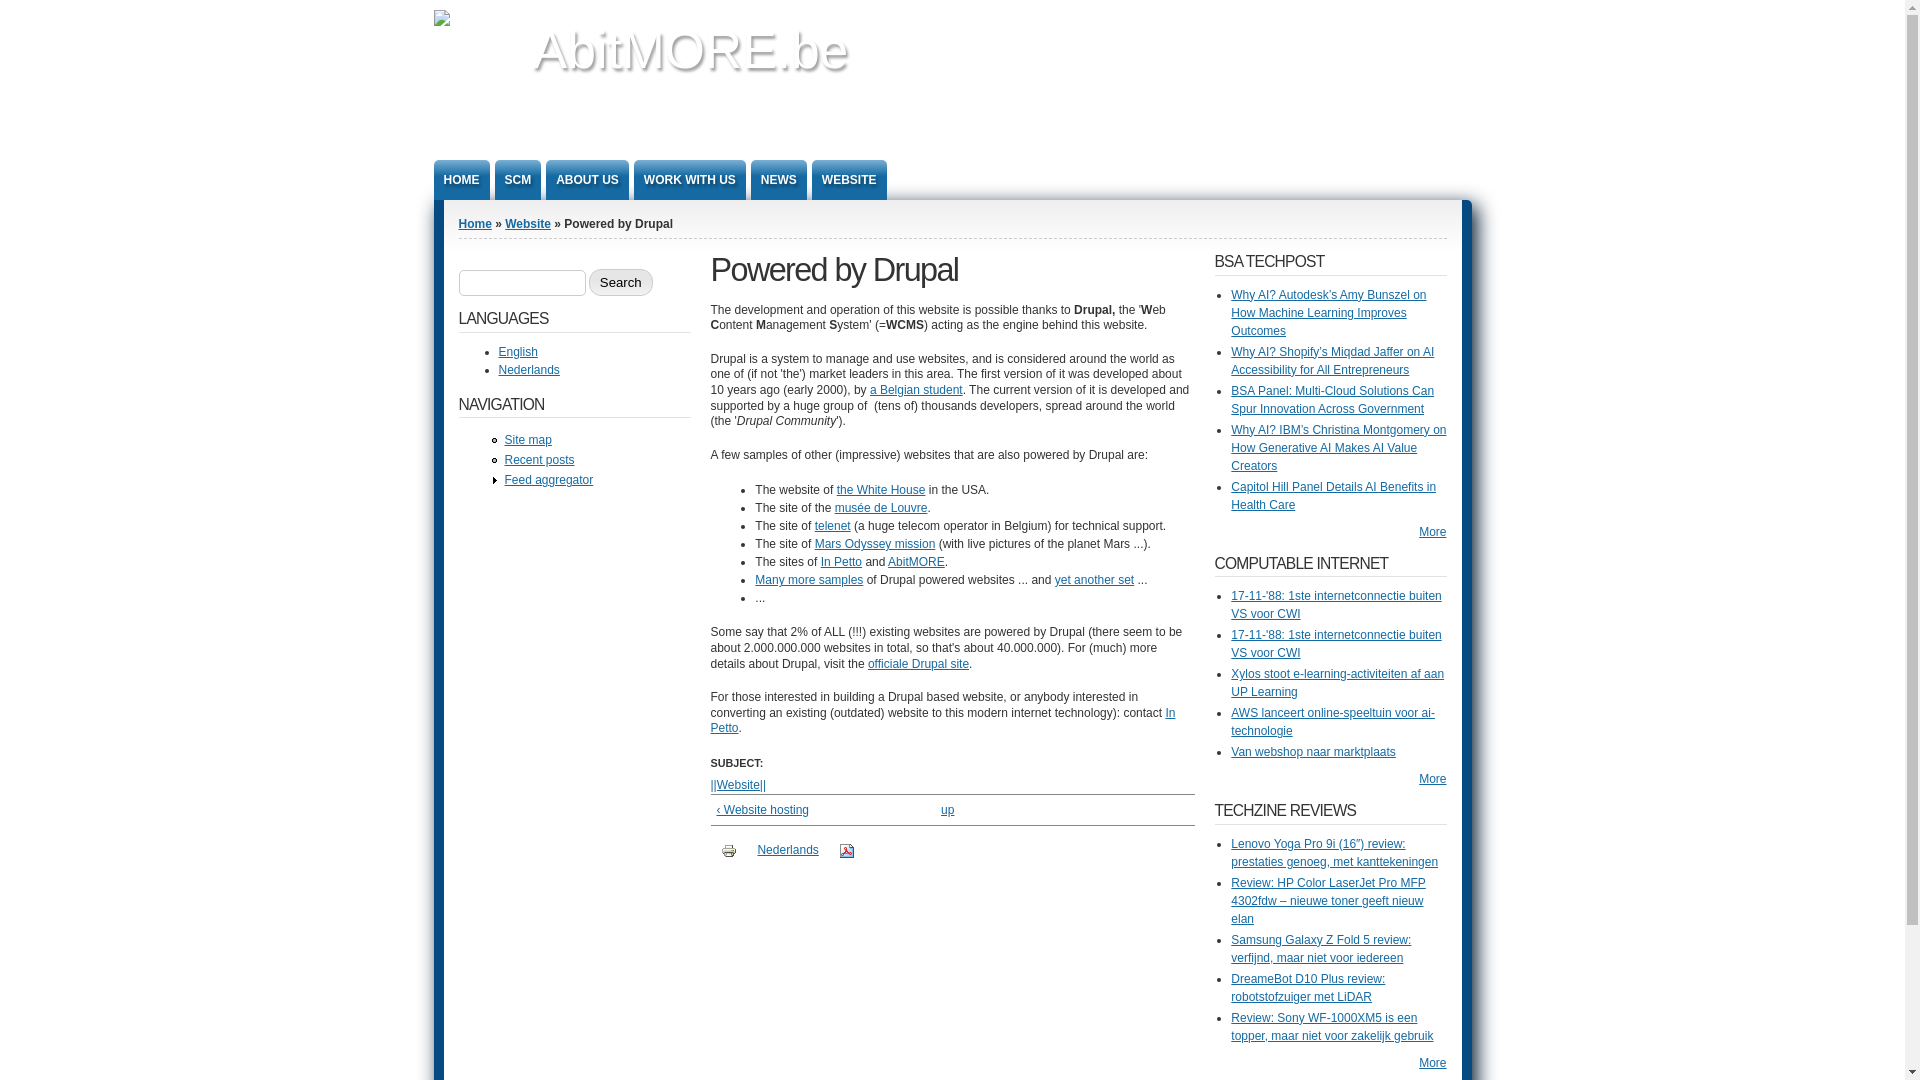 The height and width of the screenshot is (1080, 1920). Describe the element at coordinates (1431, 531) in the screenshot. I see `'More'` at that location.